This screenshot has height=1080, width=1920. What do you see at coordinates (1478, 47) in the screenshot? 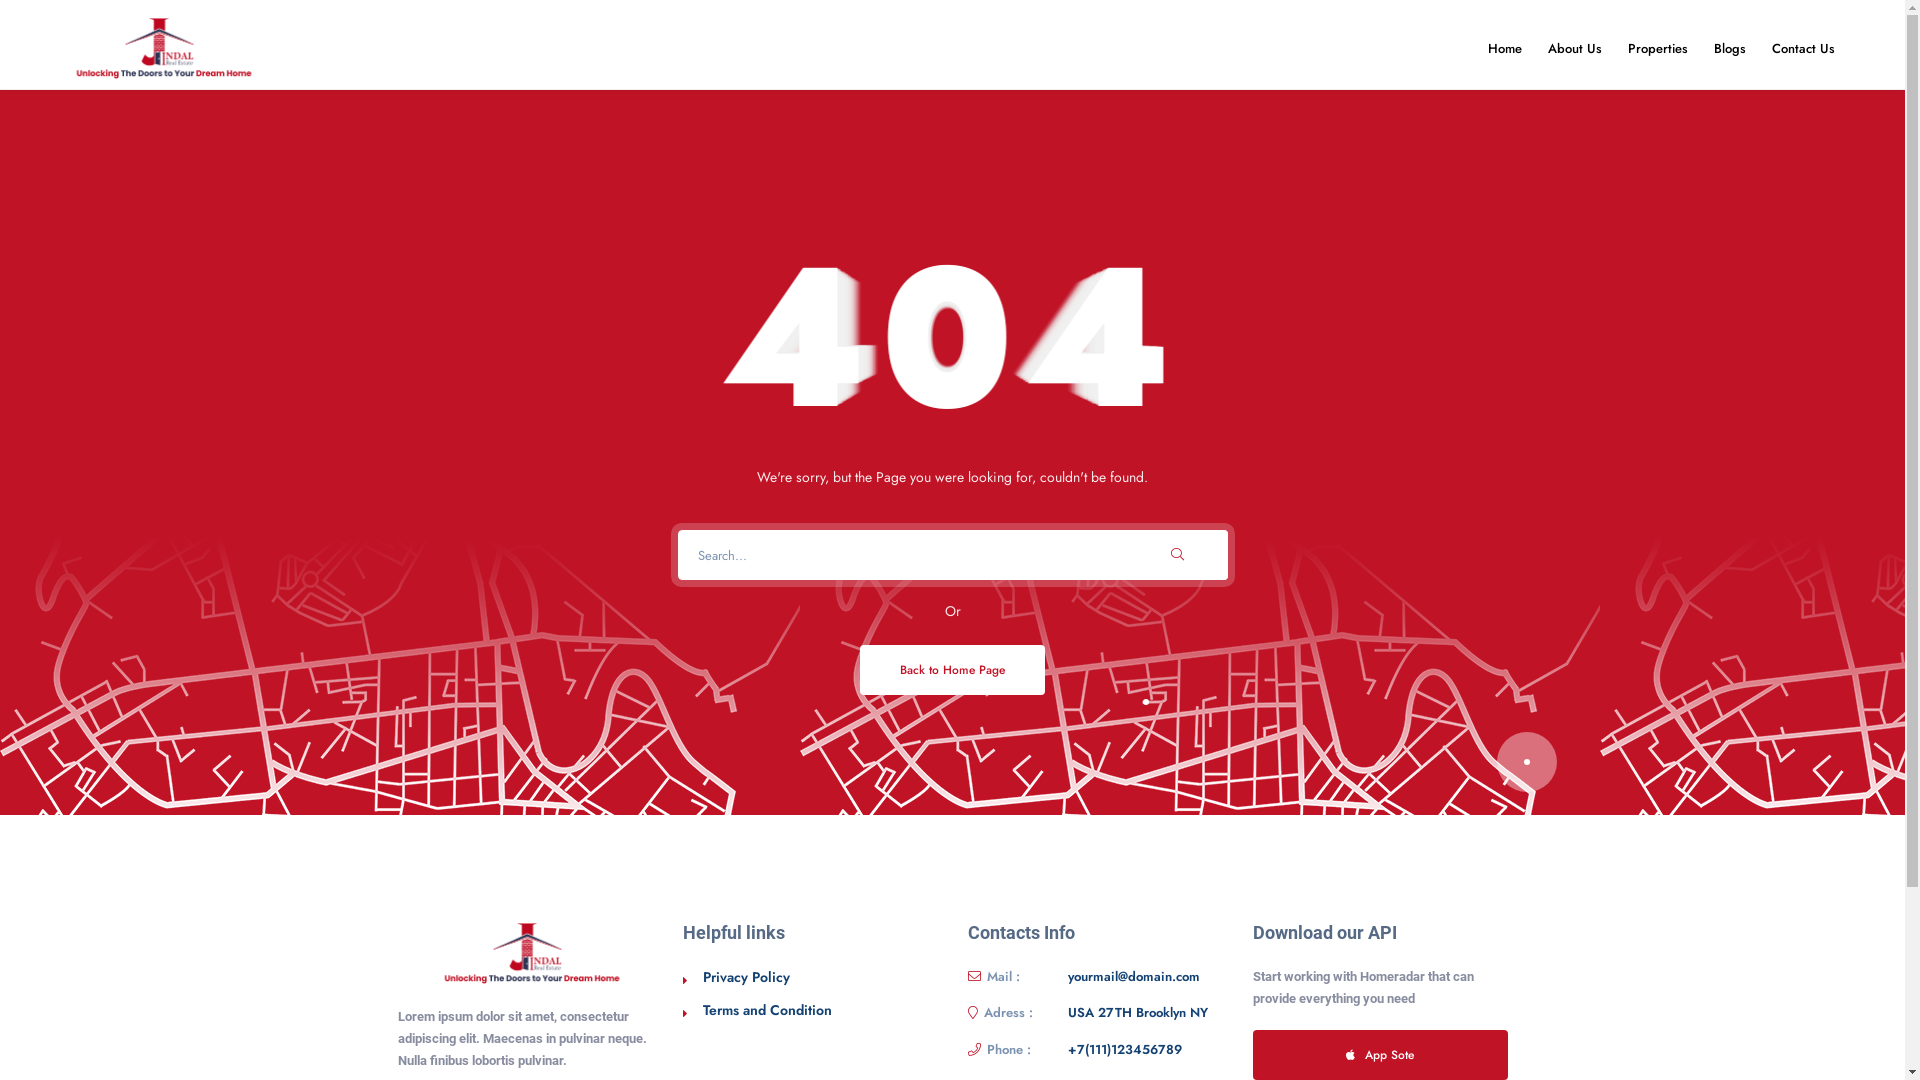
I see `'Home'` at bounding box center [1478, 47].